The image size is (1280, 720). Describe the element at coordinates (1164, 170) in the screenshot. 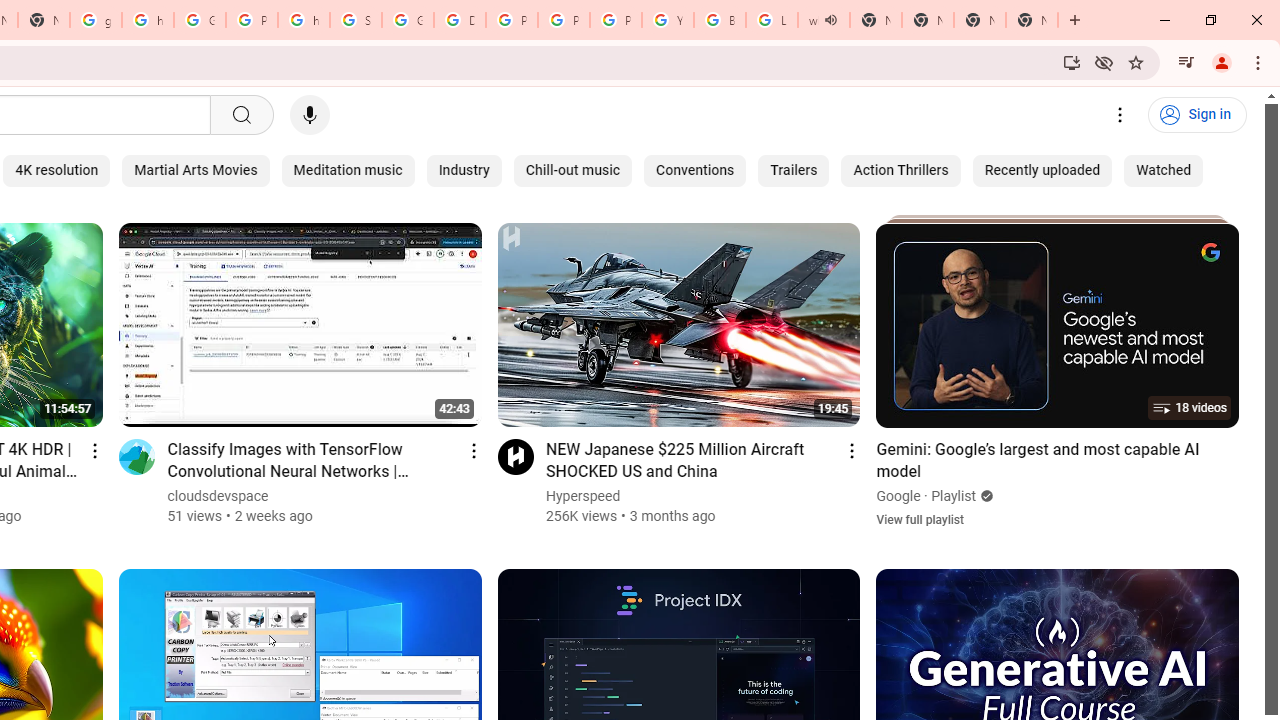

I see `'Watched'` at that location.